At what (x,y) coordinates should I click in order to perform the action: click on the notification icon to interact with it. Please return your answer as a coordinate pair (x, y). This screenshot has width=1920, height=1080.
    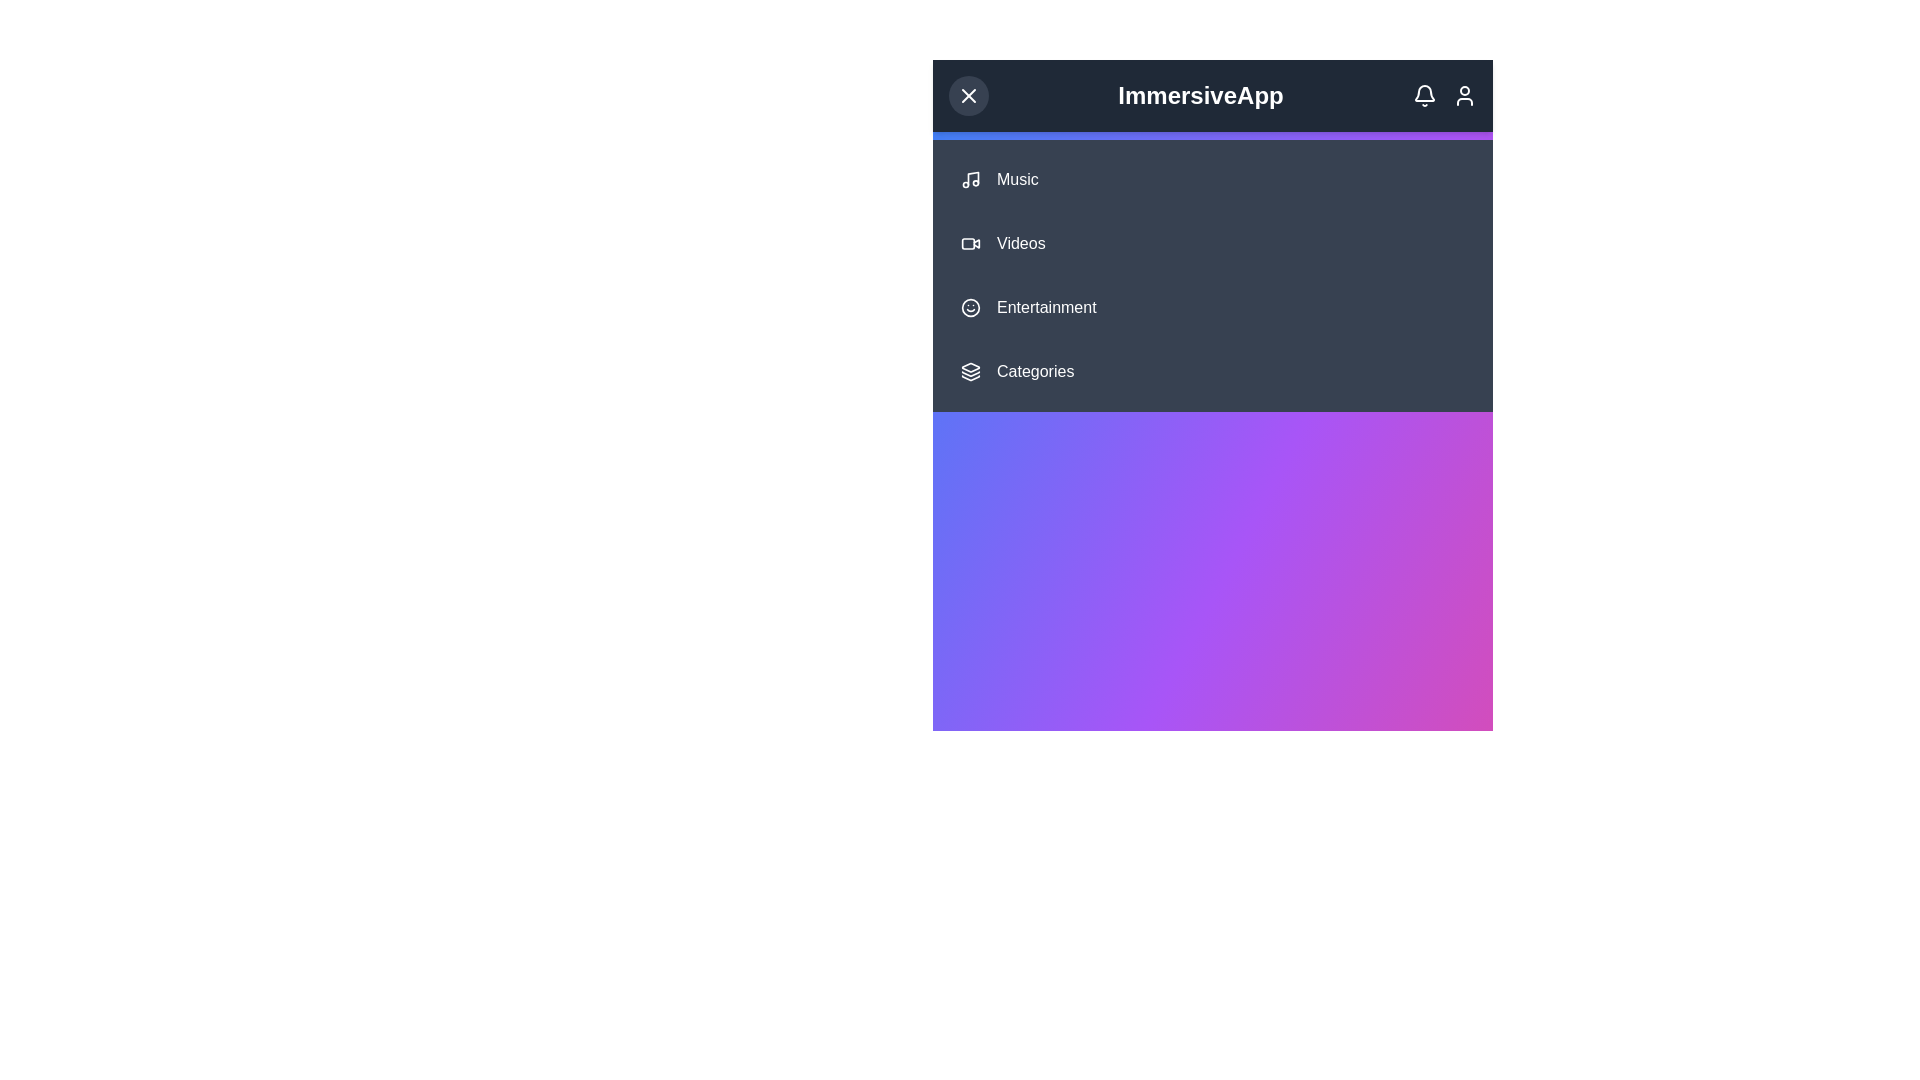
    Looking at the image, I should click on (1424, 96).